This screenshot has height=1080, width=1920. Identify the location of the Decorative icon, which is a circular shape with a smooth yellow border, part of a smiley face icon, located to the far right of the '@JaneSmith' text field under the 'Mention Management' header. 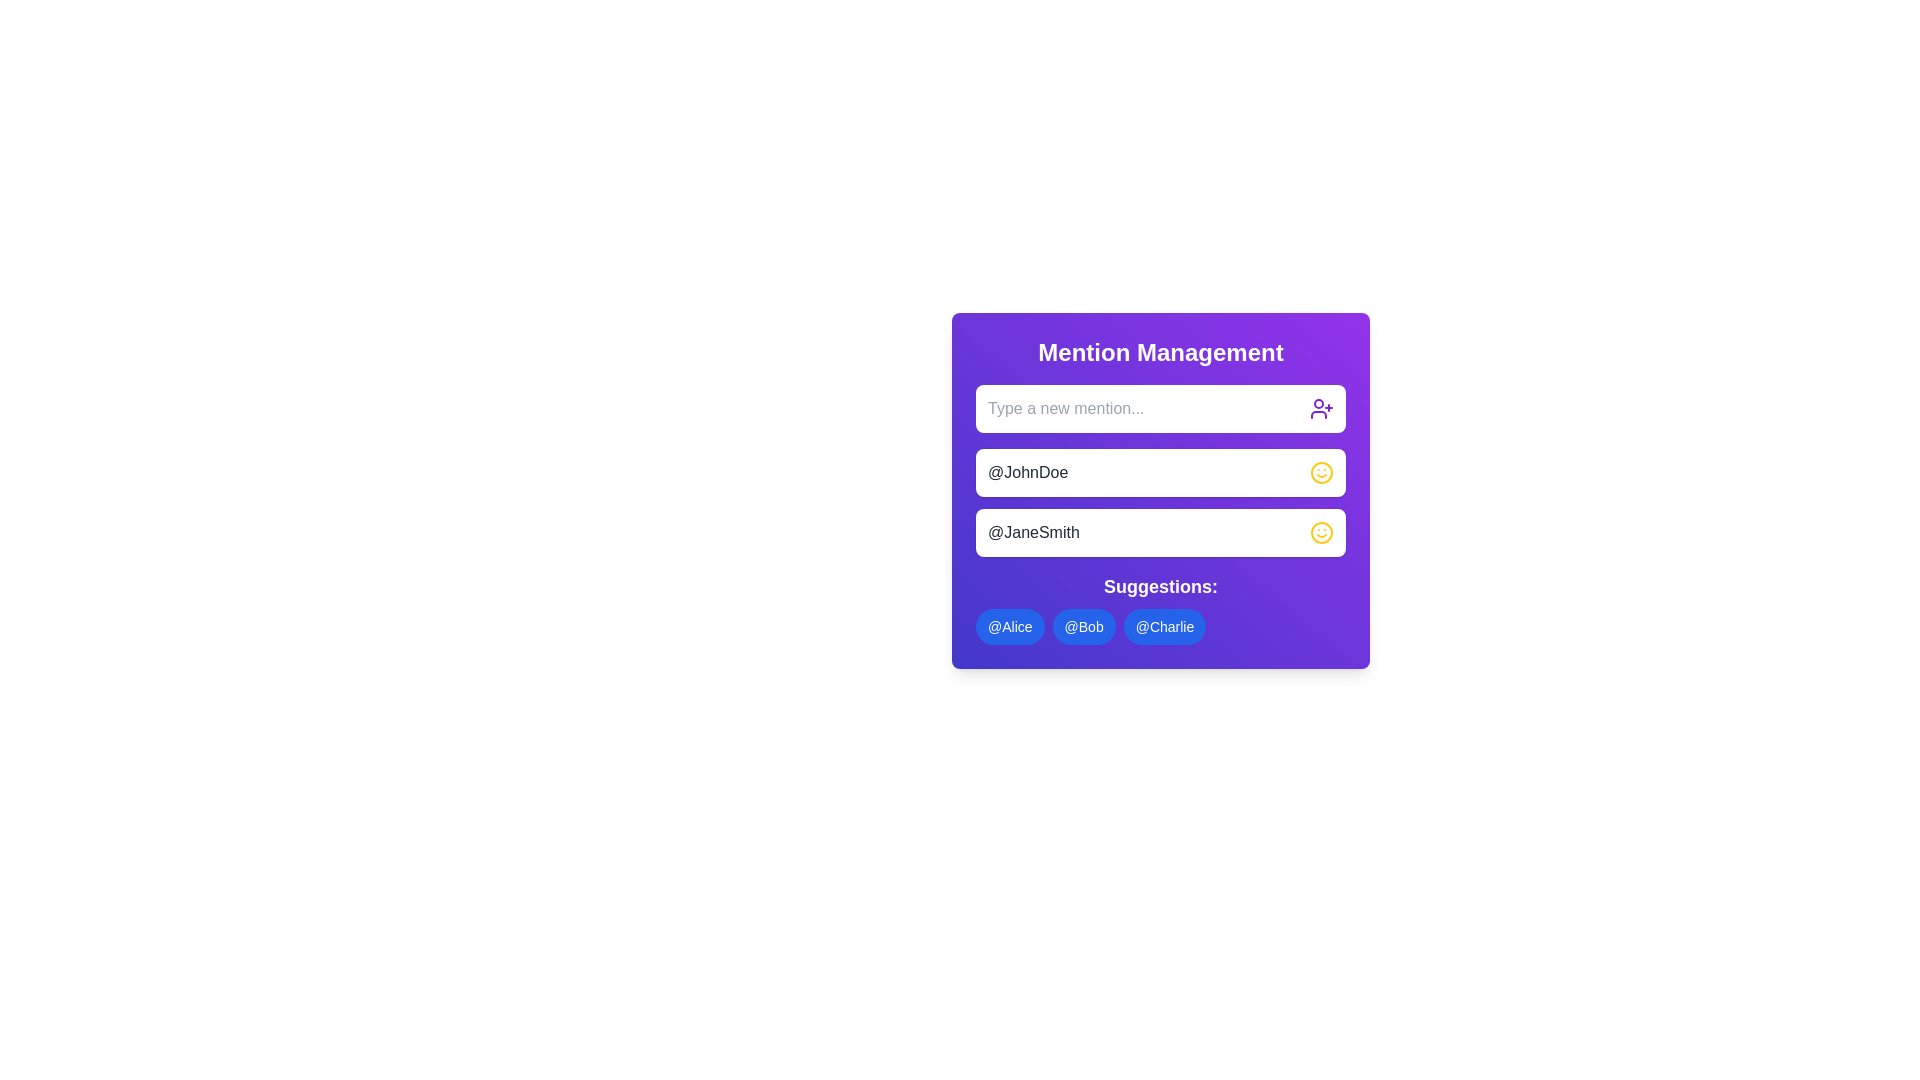
(1321, 473).